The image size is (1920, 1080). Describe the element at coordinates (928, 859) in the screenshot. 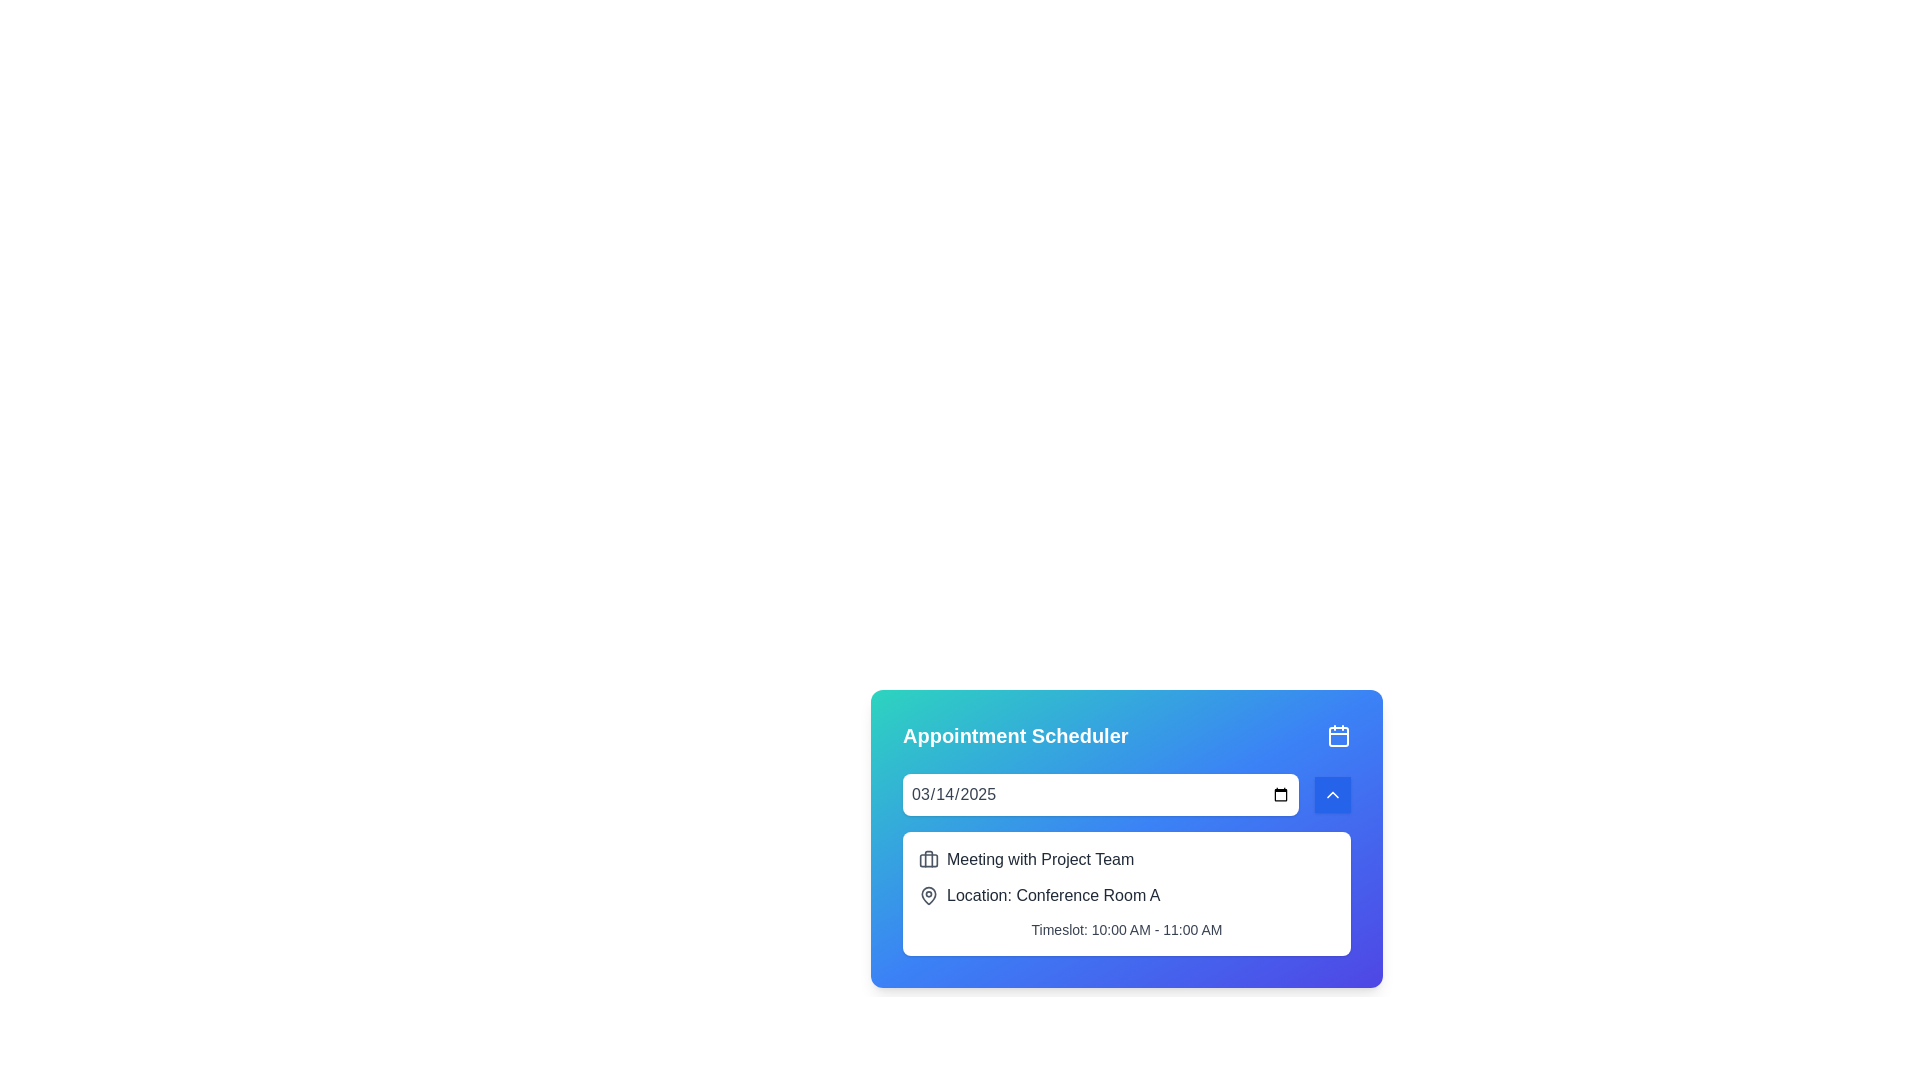

I see `the icon indicating the event 'Meeting with Project Team' located within the 'Appointment Scheduler' card interface` at that location.